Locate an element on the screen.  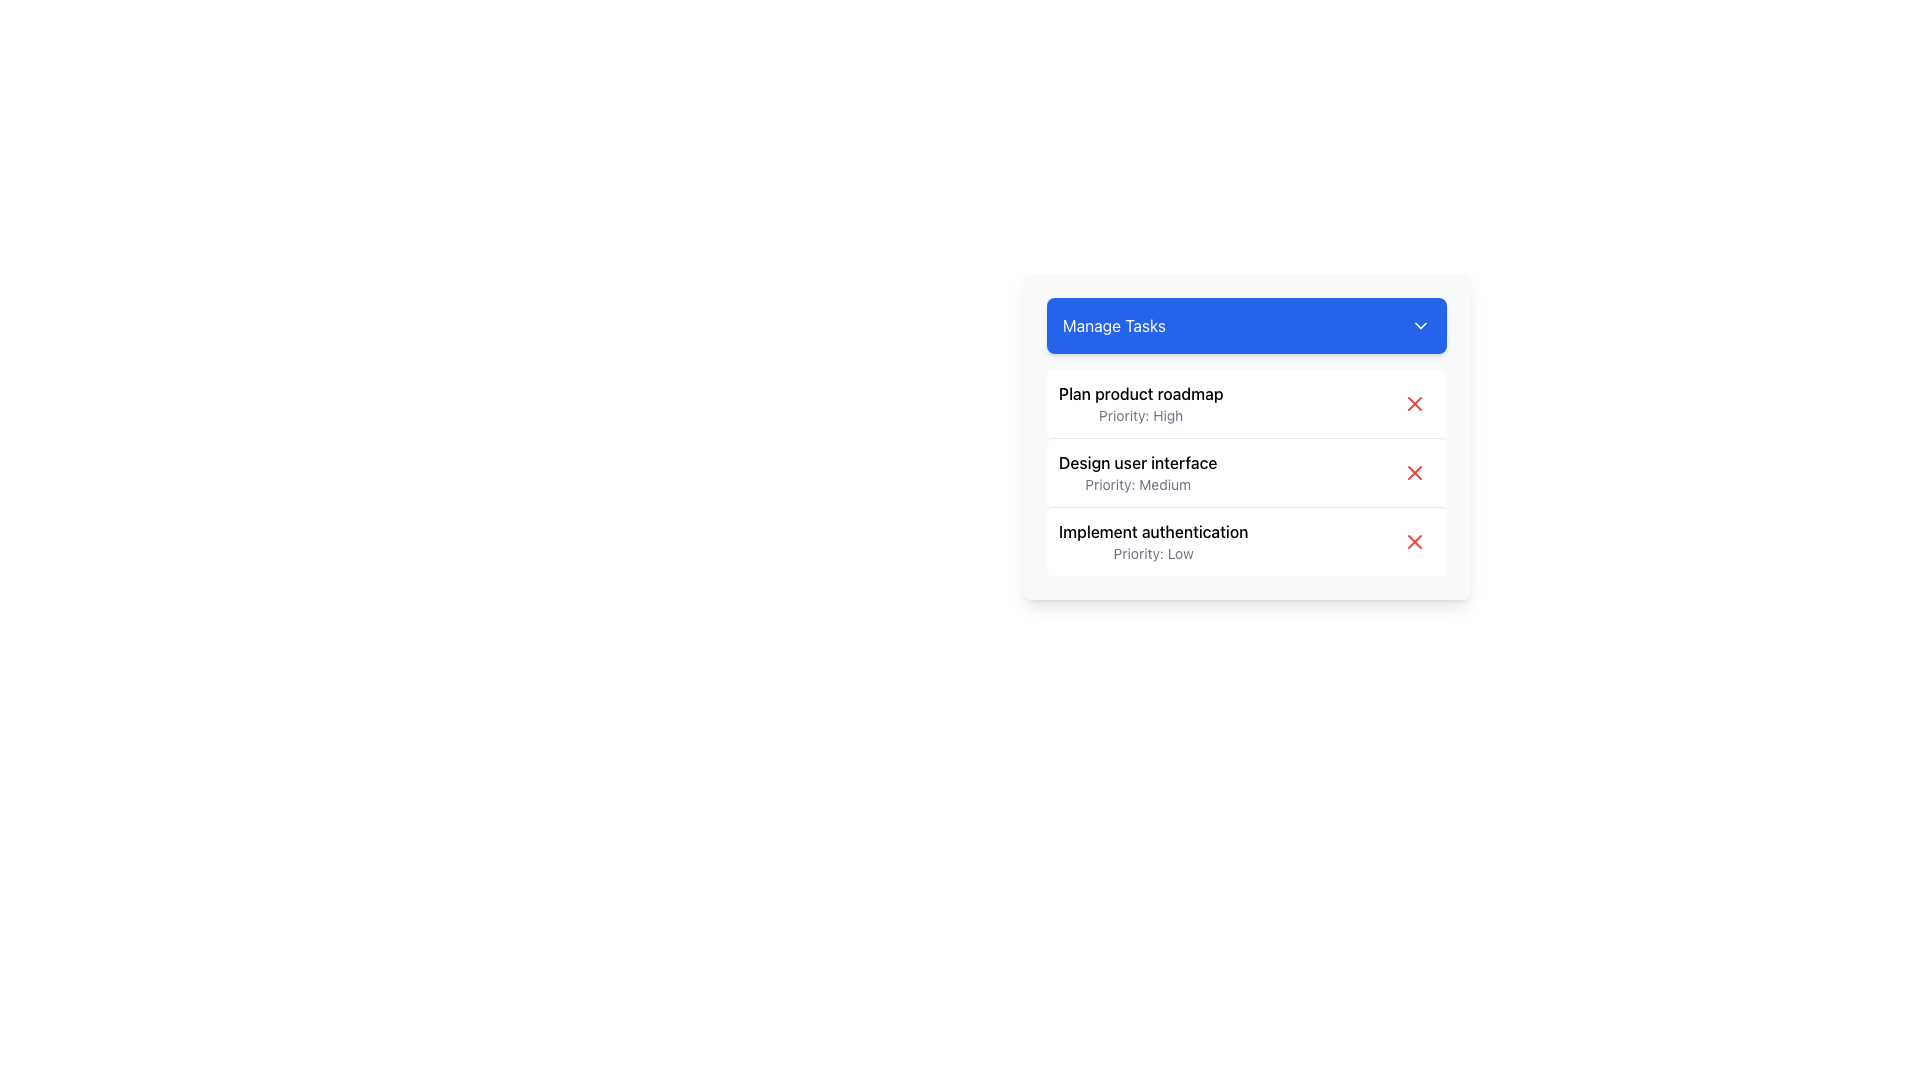
the red 'X' icon button is located at coordinates (1414, 404).